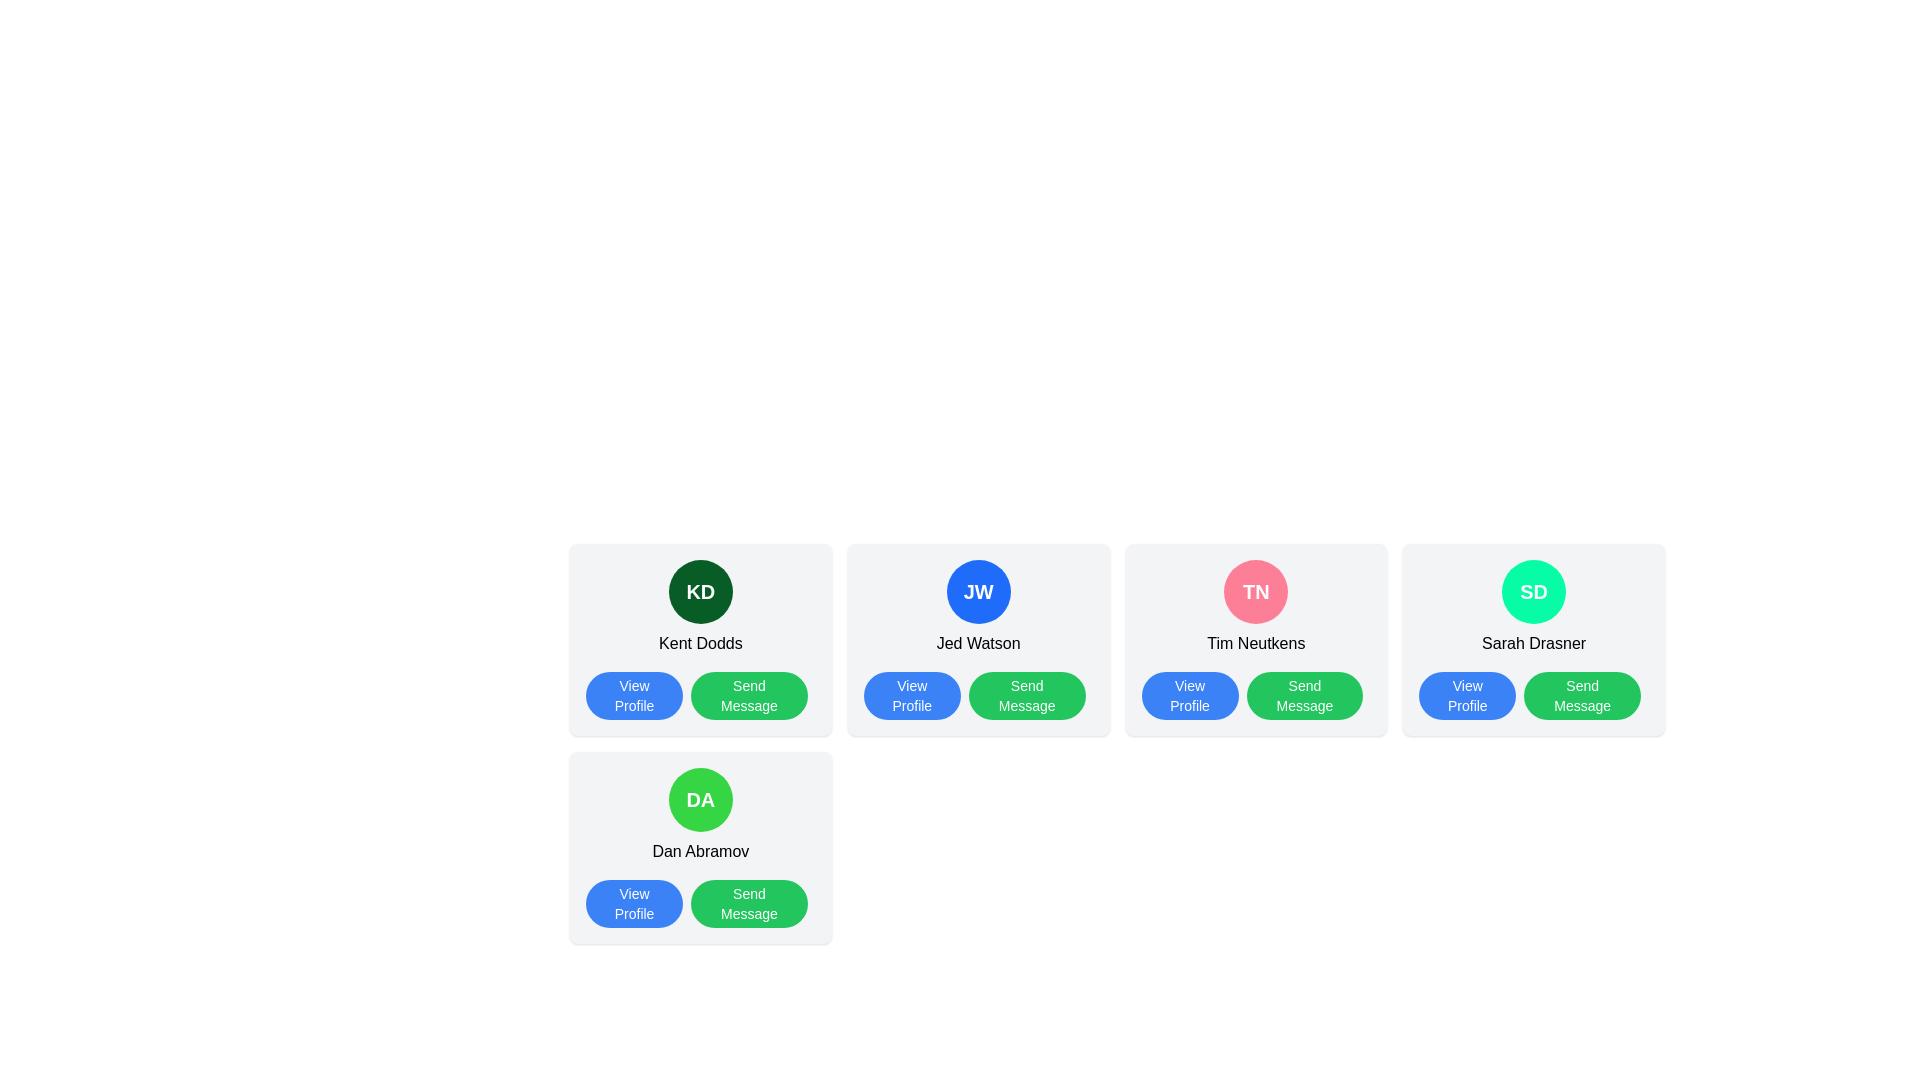 The width and height of the screenshot is (1920, 1080). I want to click on the circular avatar displaying the letters 'JW', so click(978, 590).